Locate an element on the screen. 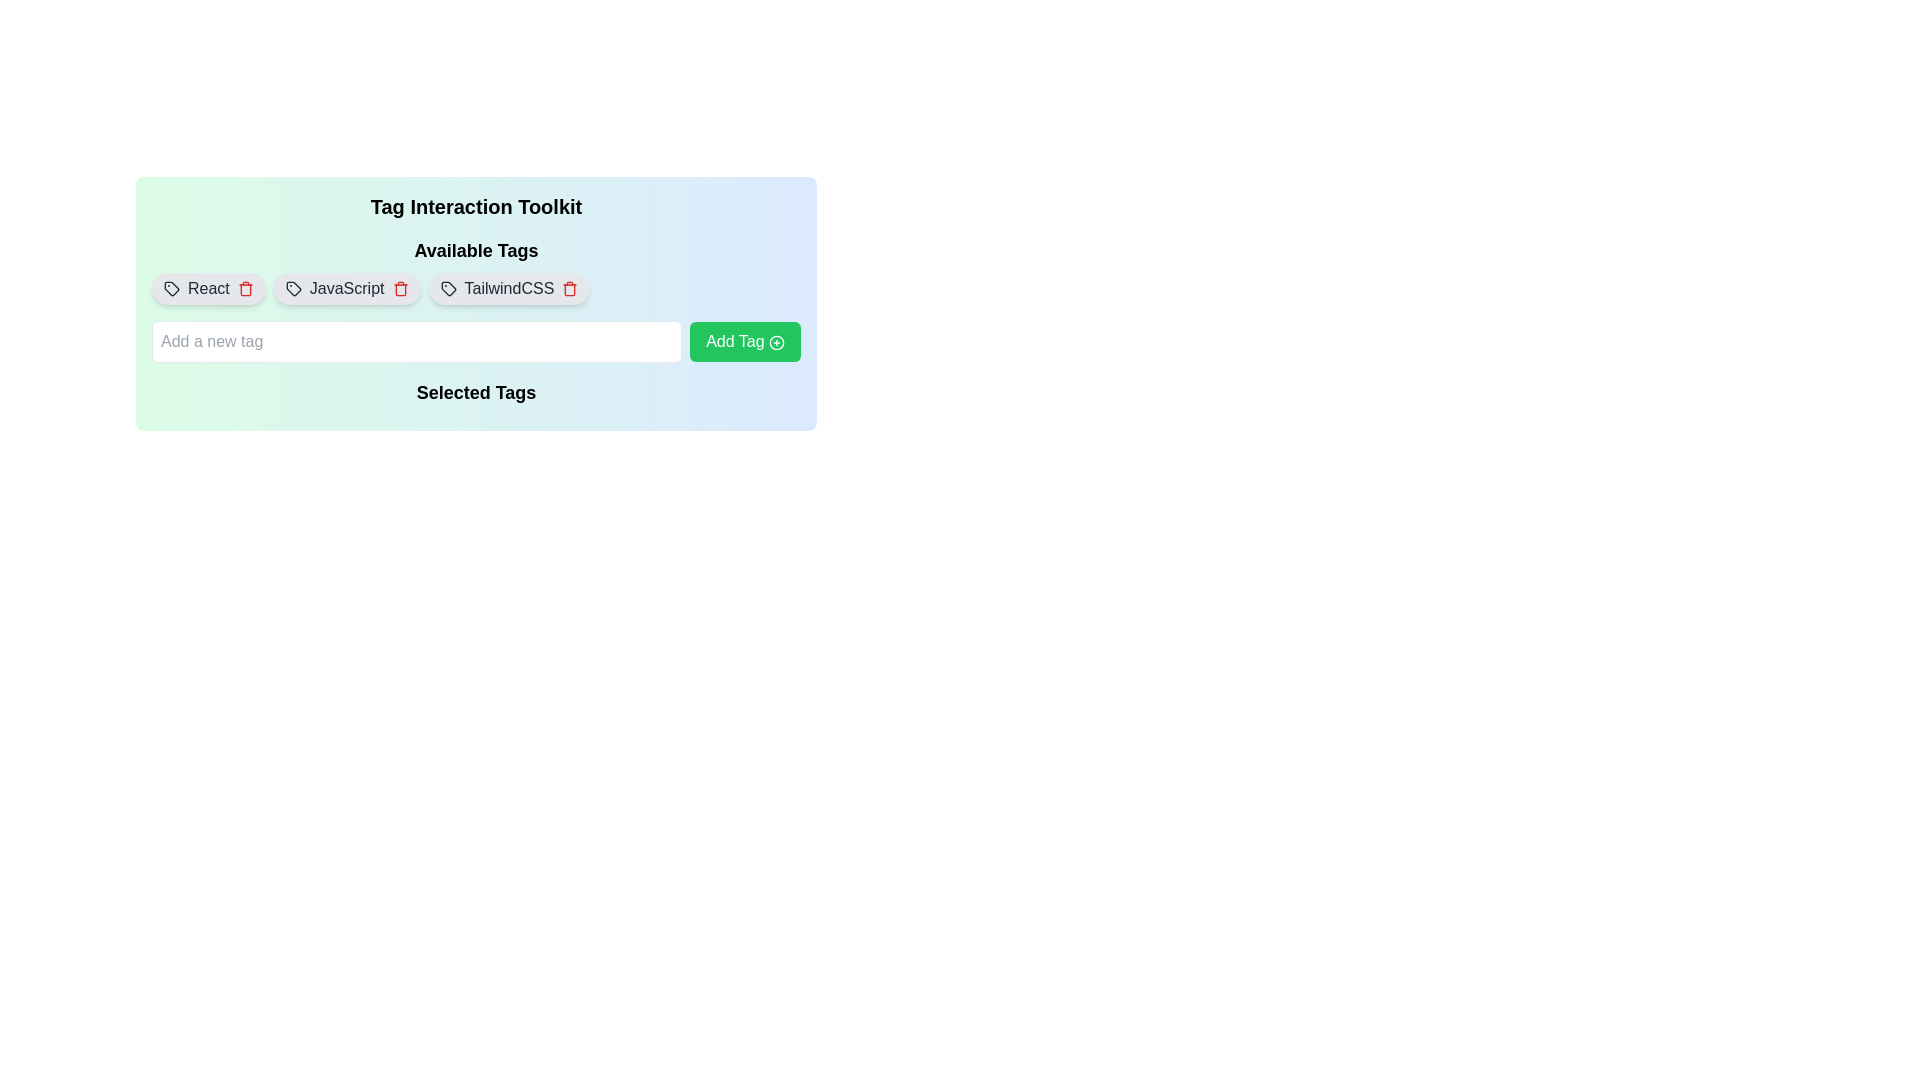 The width and height of the screenshot is (1920, 1080). the trash icon on the Tag button labeled 'React' is located at coordinates (208, 289).